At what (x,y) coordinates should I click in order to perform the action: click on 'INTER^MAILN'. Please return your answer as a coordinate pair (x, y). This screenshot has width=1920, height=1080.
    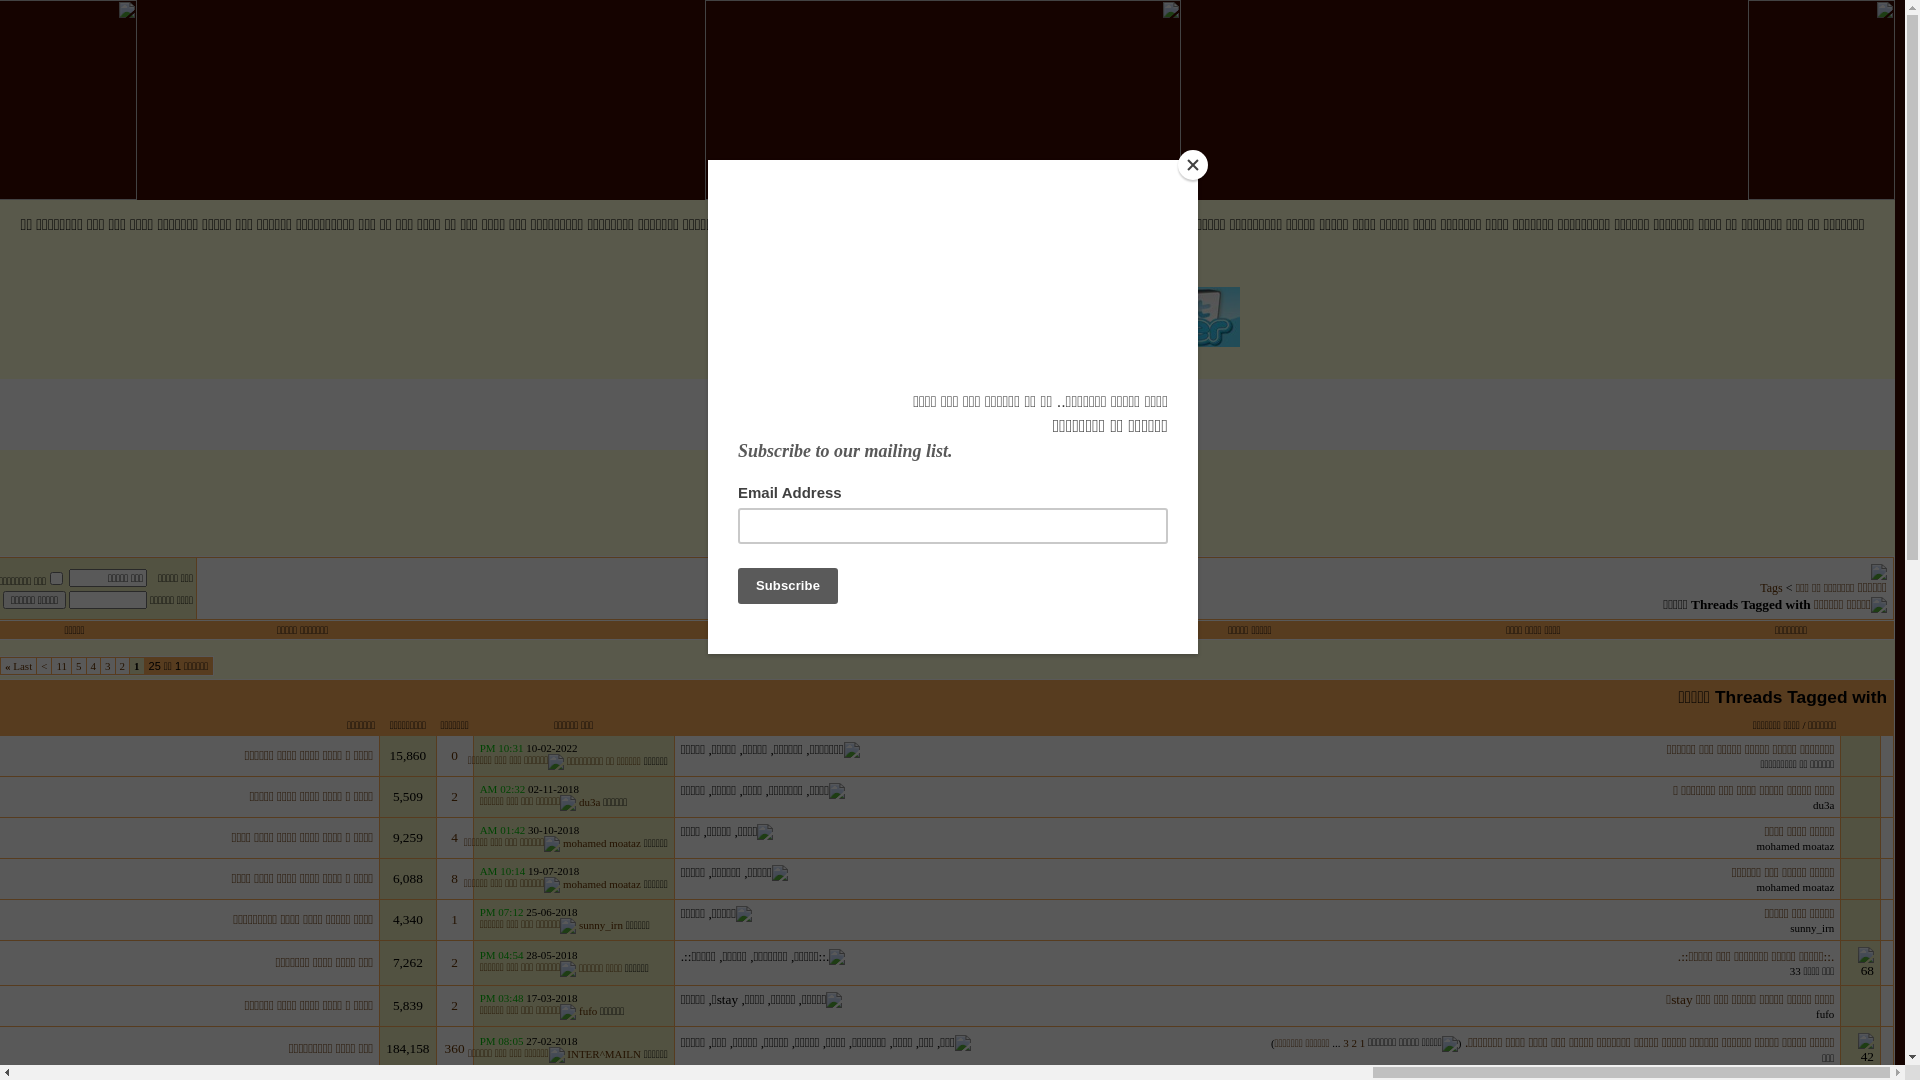
    Looking at the image, I should click on (603, 1052).